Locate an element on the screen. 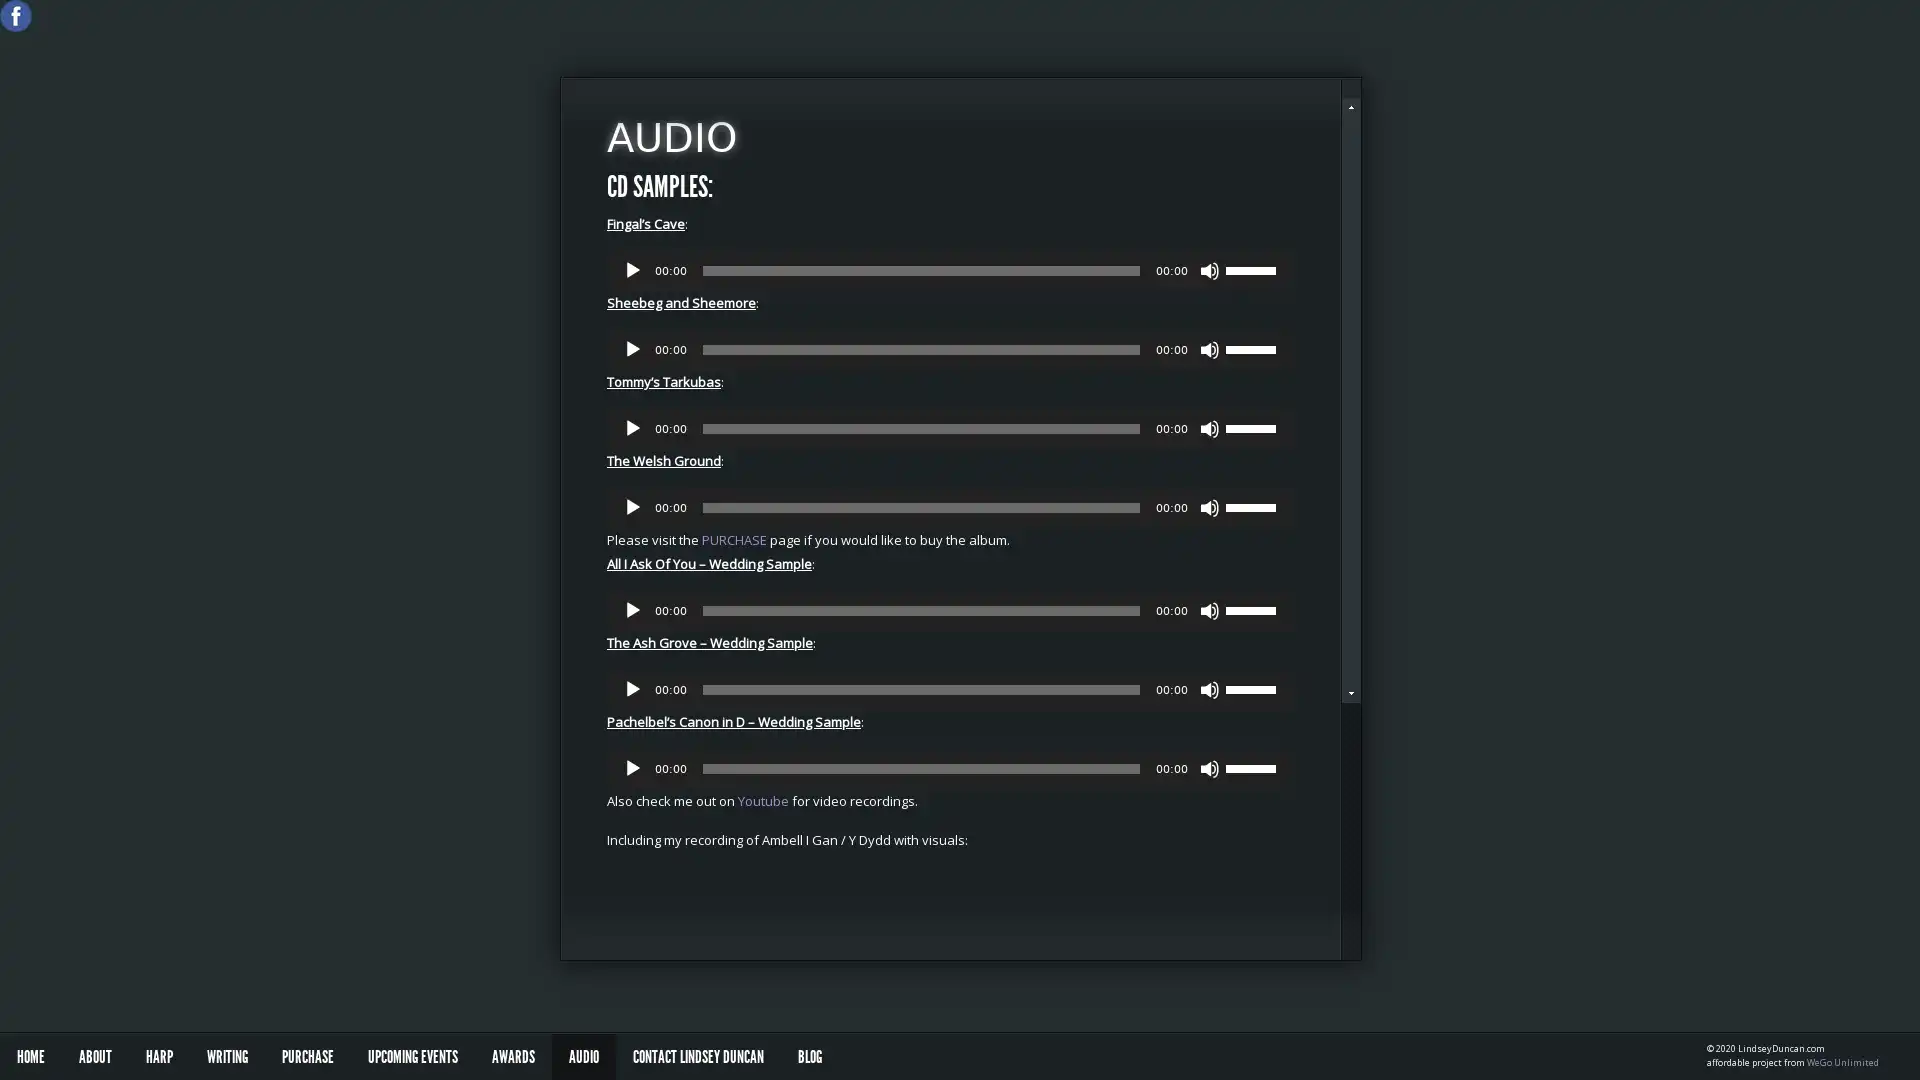  Play is located at coordinates (632, 507).